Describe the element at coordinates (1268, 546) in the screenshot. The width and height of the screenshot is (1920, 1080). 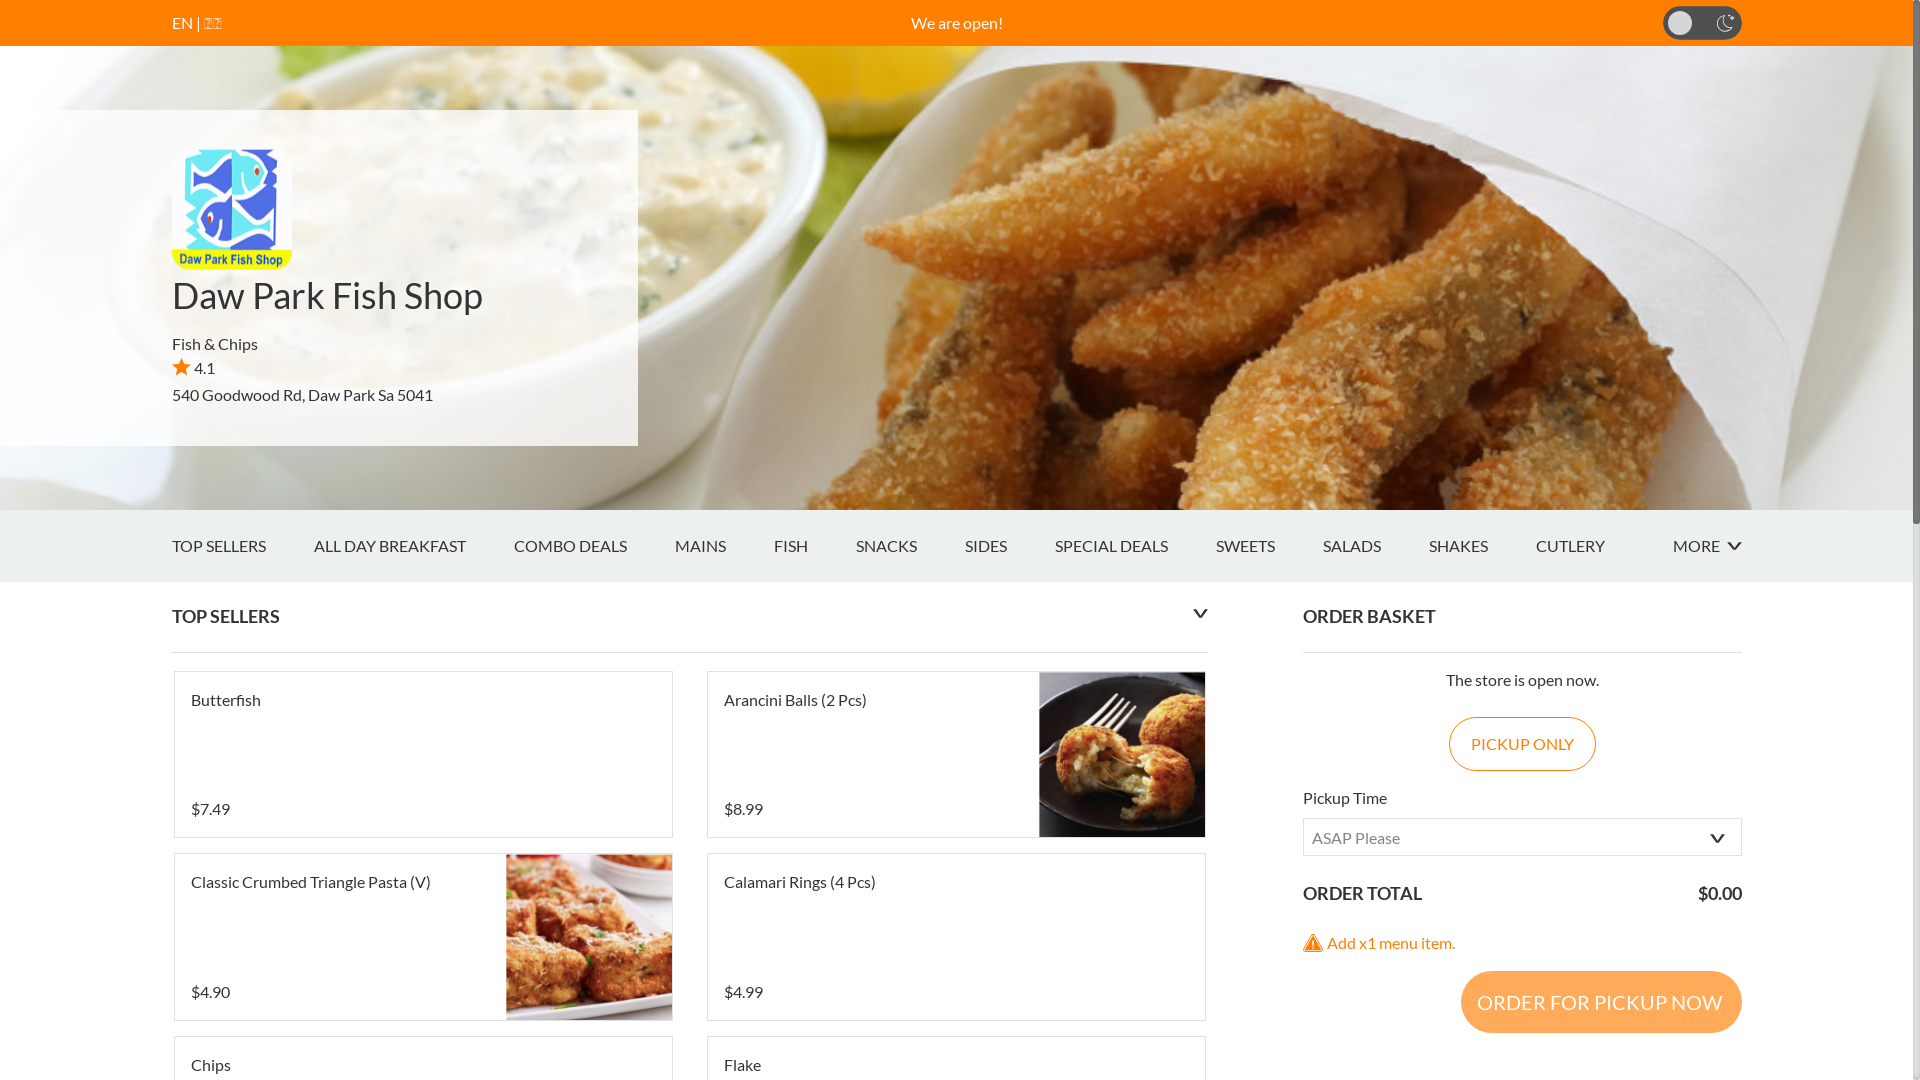
I see `'SWEETS'` at that location.